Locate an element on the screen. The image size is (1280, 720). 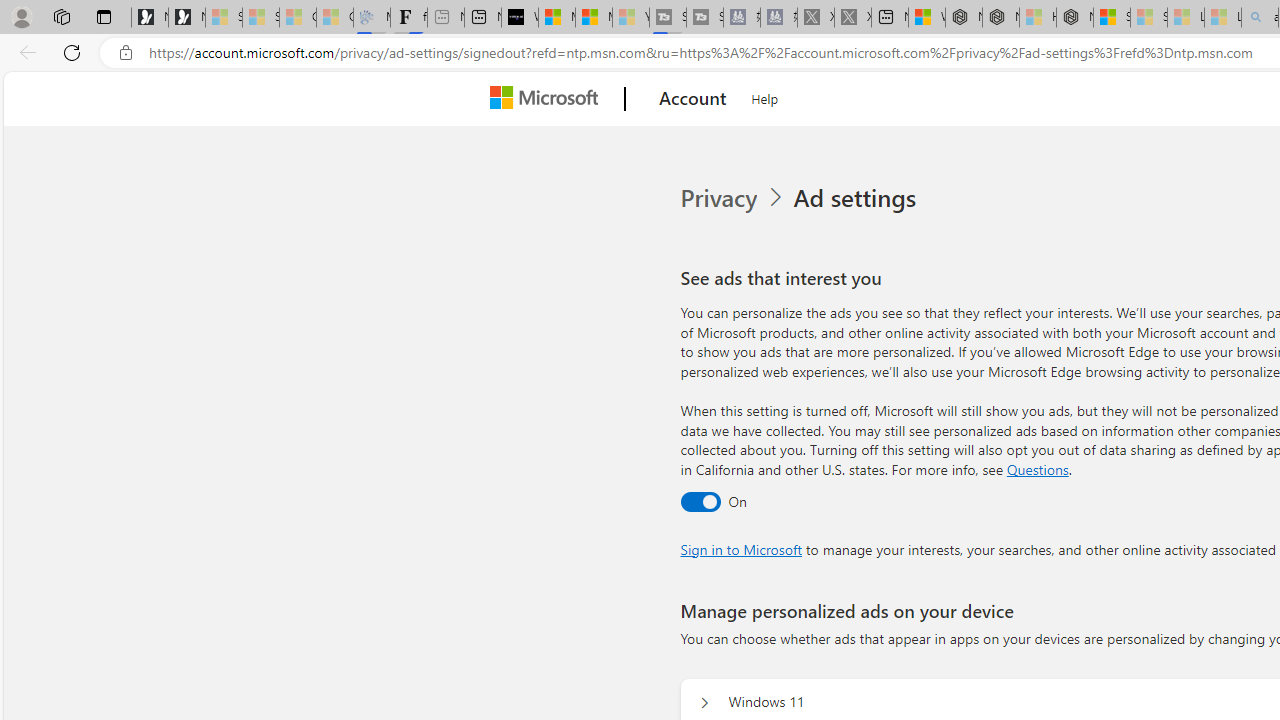
'Account' is located at coordinates (693, 99).